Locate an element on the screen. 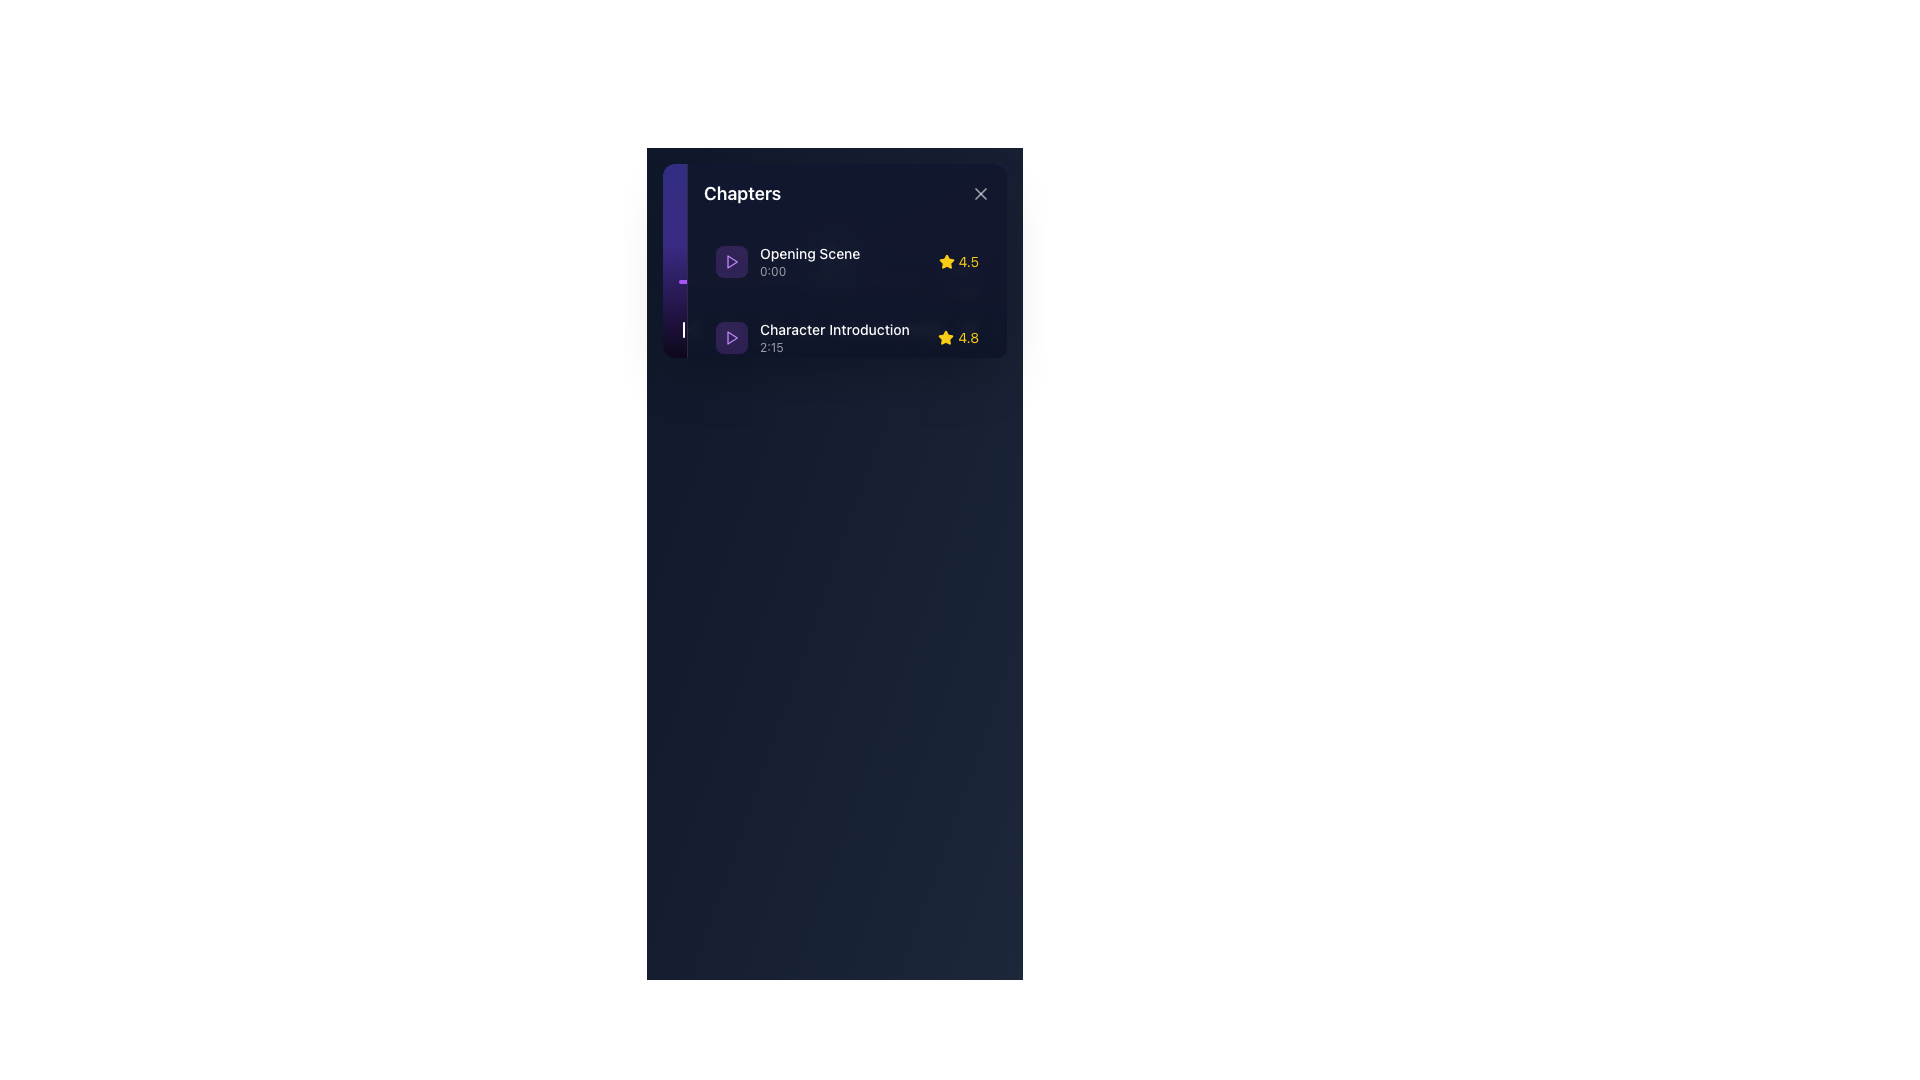 The image size is (1920, 1080). the play button icon in the chapters section is located at coordinates (730, 337).